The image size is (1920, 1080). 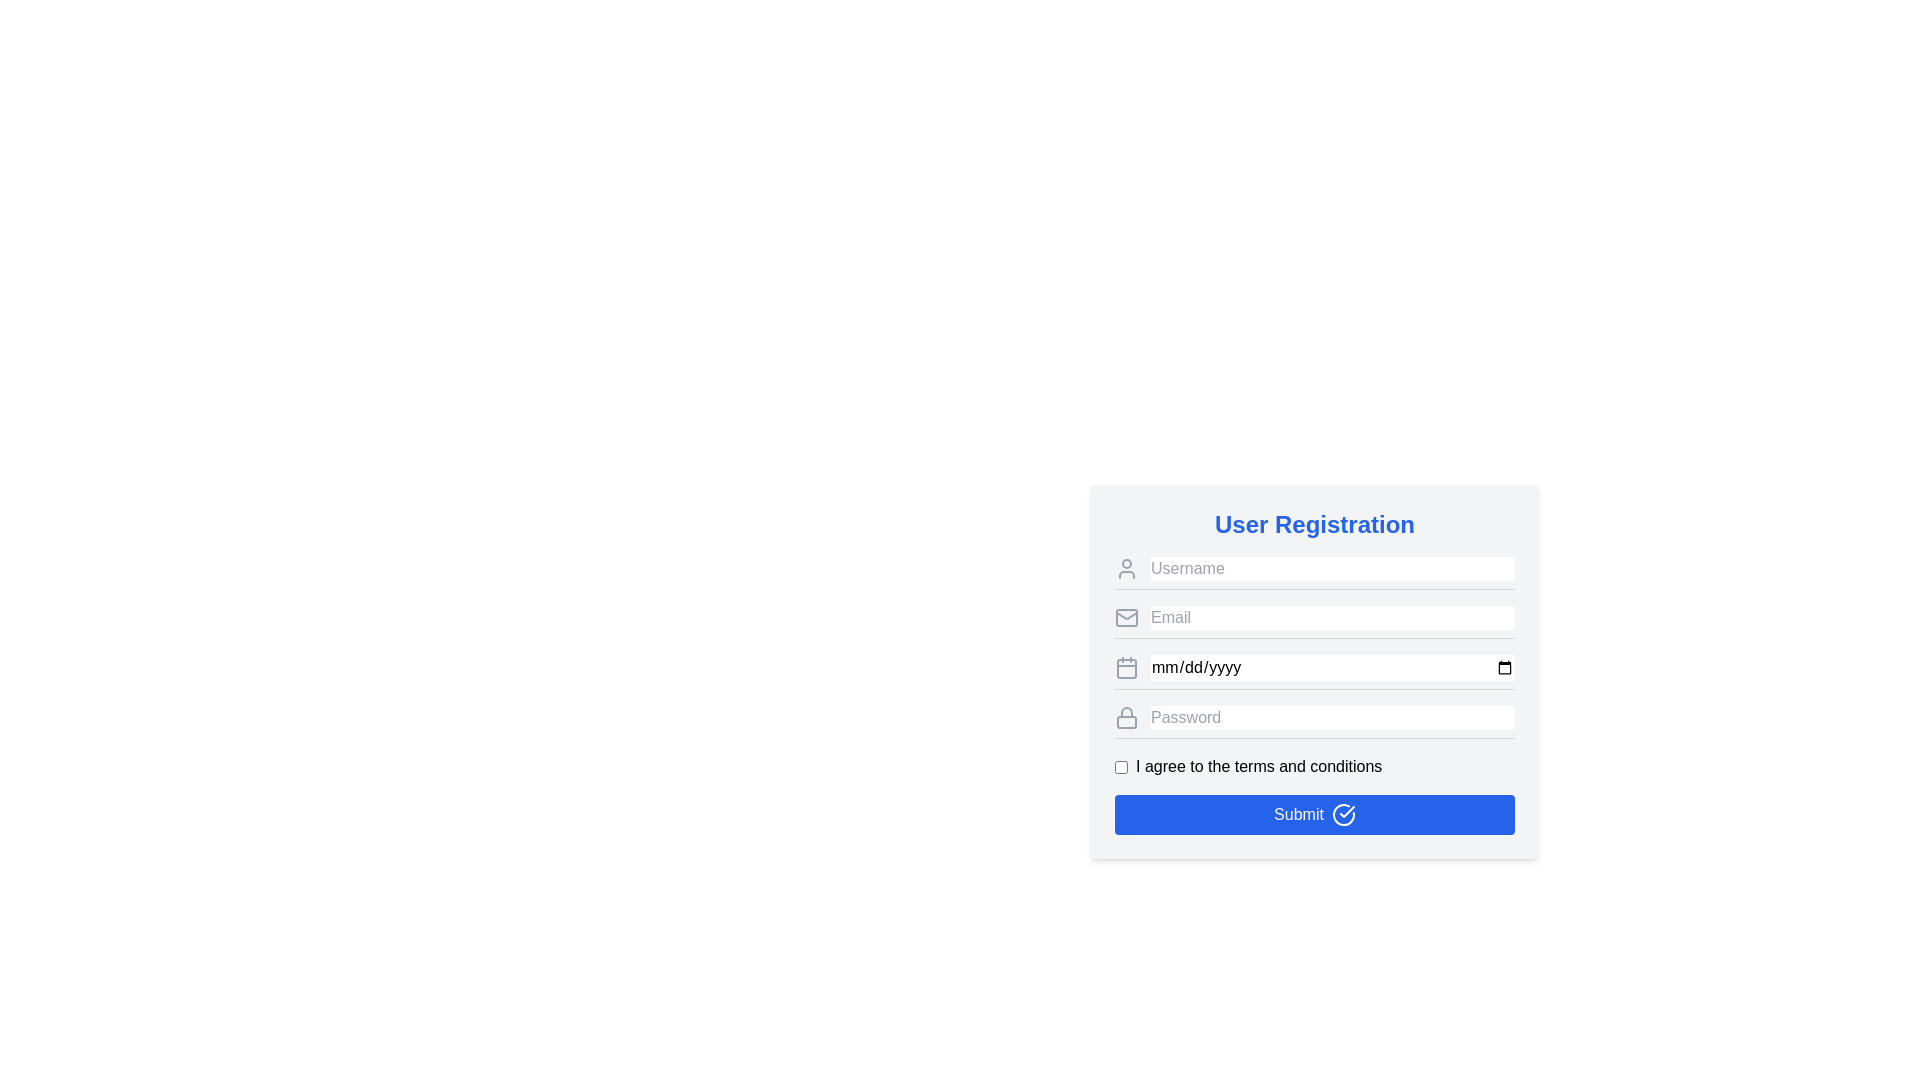 What do you see at coordinates (1127, 716) in the screenshot?
I see `the decorative 'Password' icon located at the beginning of the 'Password' input field, which signifies security or privacy` at bounding box center [1127, 716].